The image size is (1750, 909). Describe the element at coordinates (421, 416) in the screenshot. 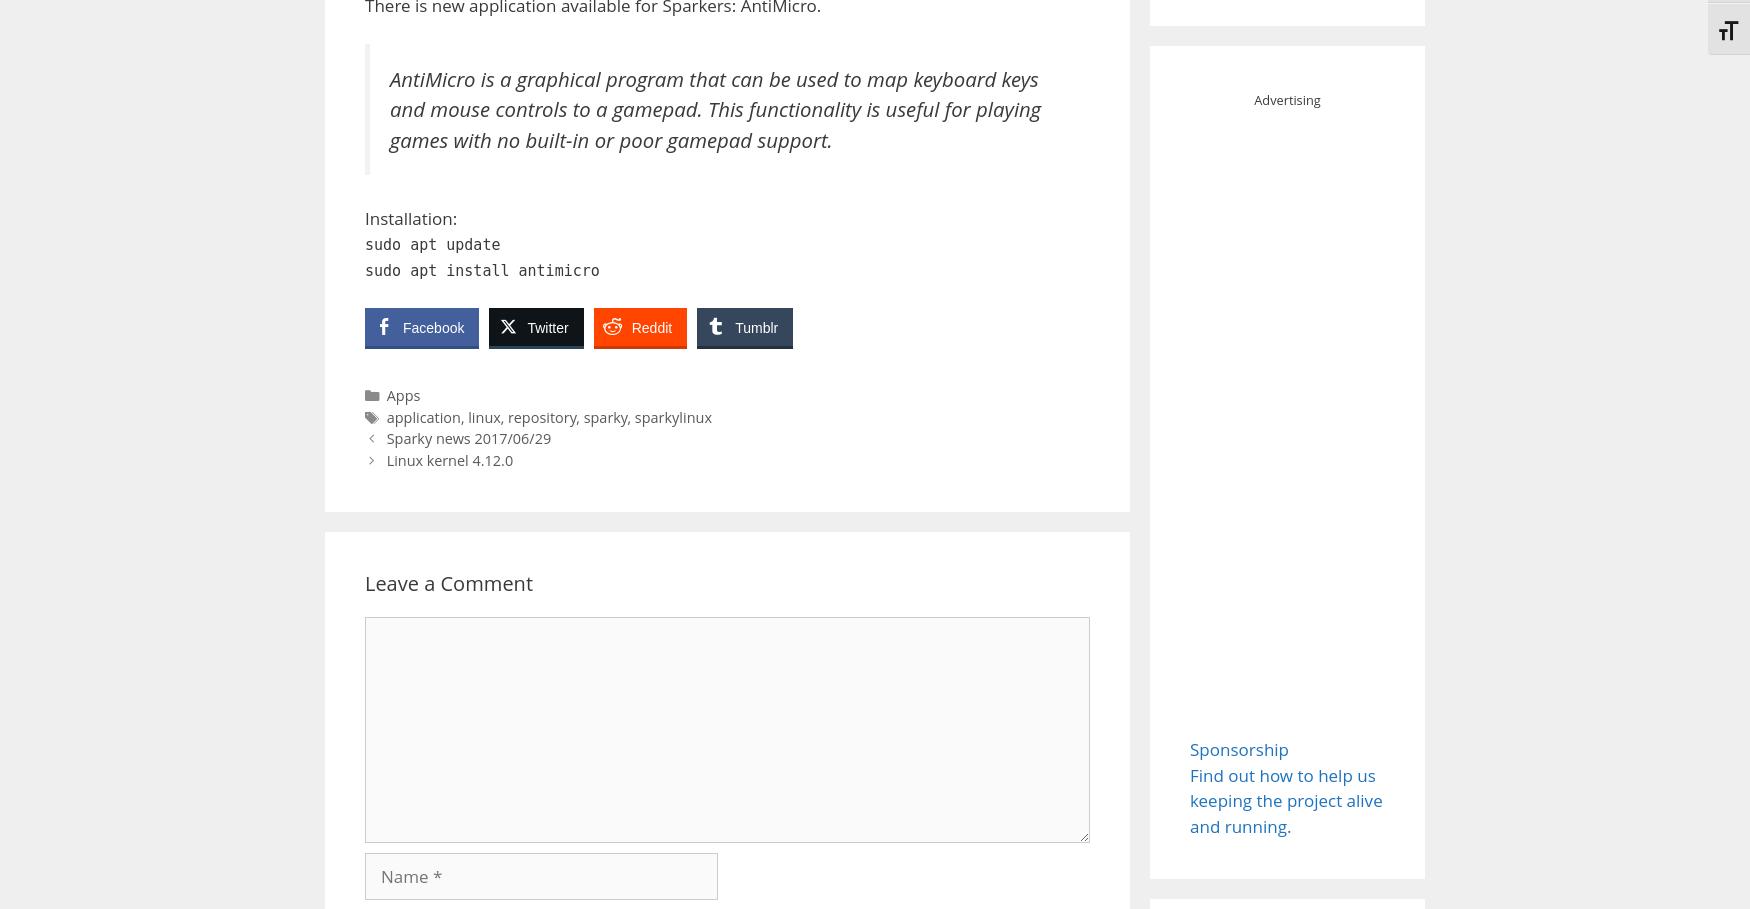

I see `'application'` at that location.